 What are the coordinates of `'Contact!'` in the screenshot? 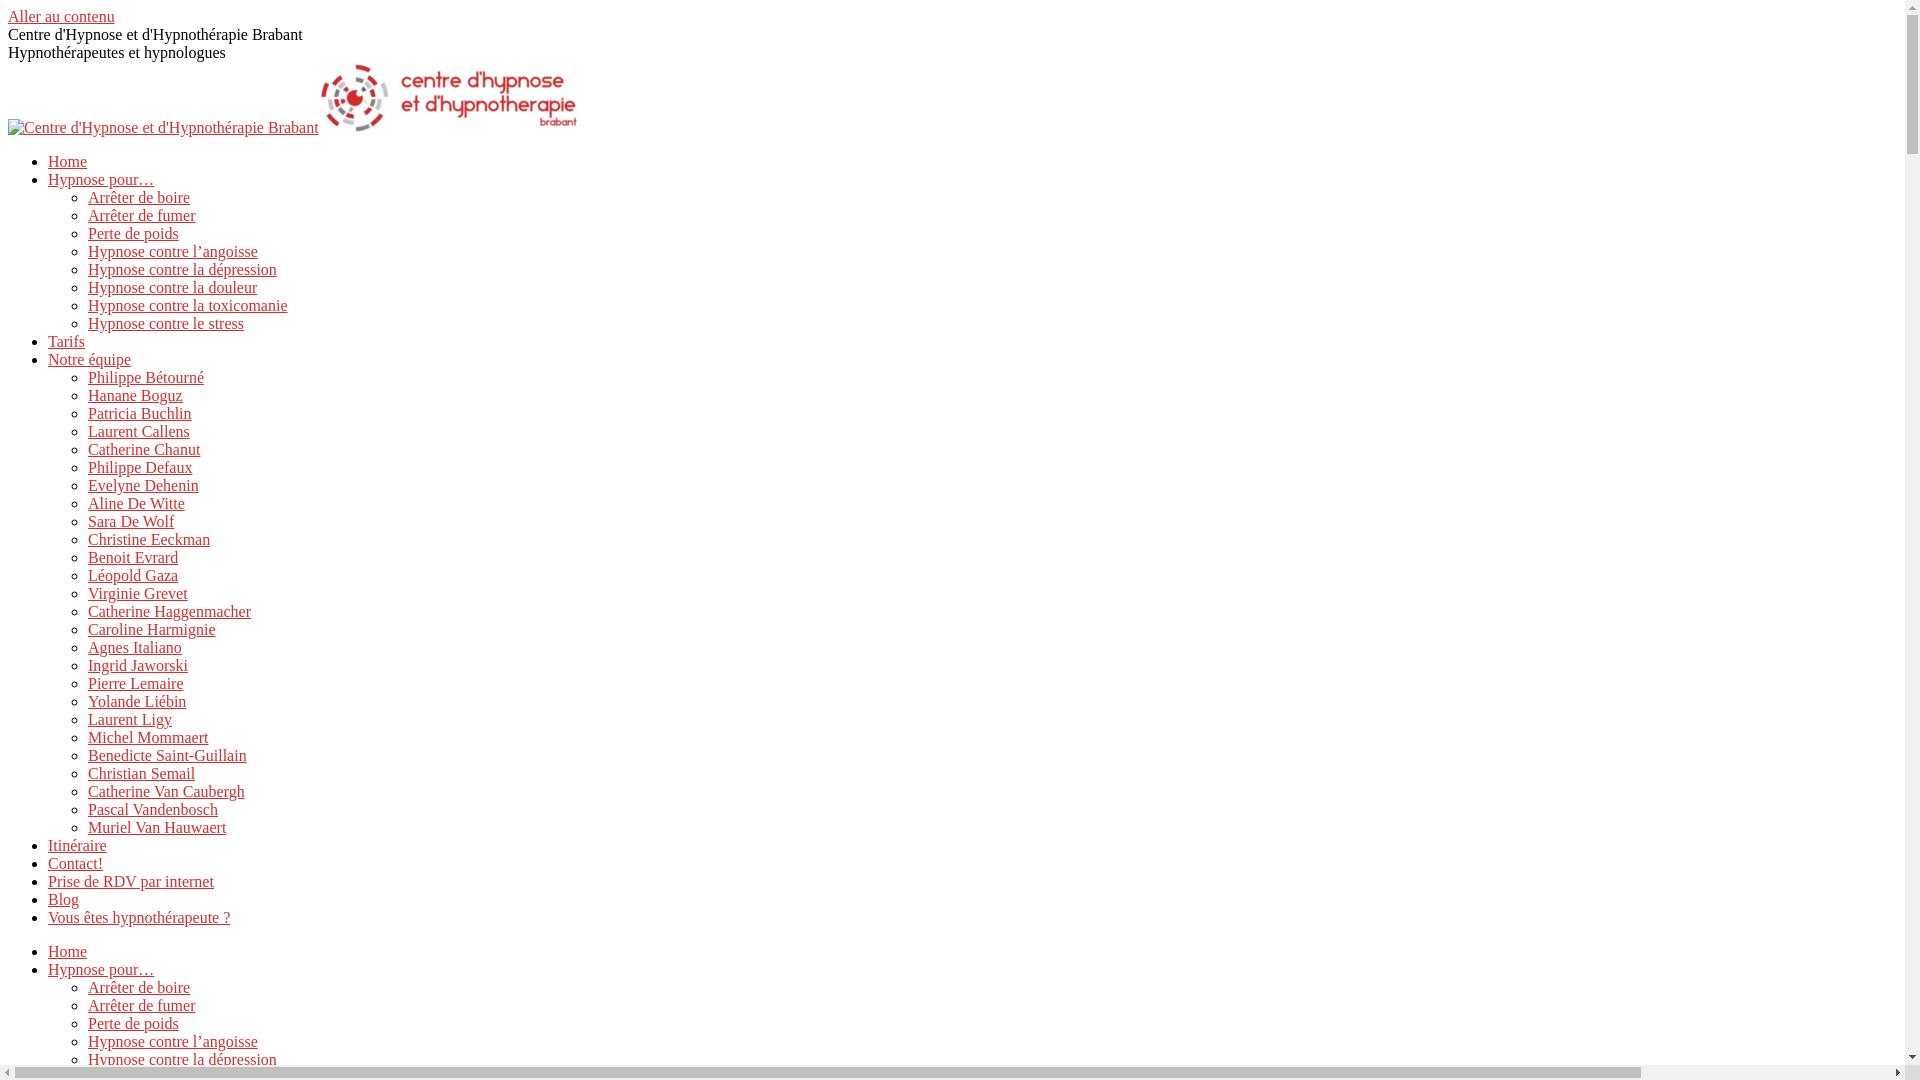 It's located at (48, 862).